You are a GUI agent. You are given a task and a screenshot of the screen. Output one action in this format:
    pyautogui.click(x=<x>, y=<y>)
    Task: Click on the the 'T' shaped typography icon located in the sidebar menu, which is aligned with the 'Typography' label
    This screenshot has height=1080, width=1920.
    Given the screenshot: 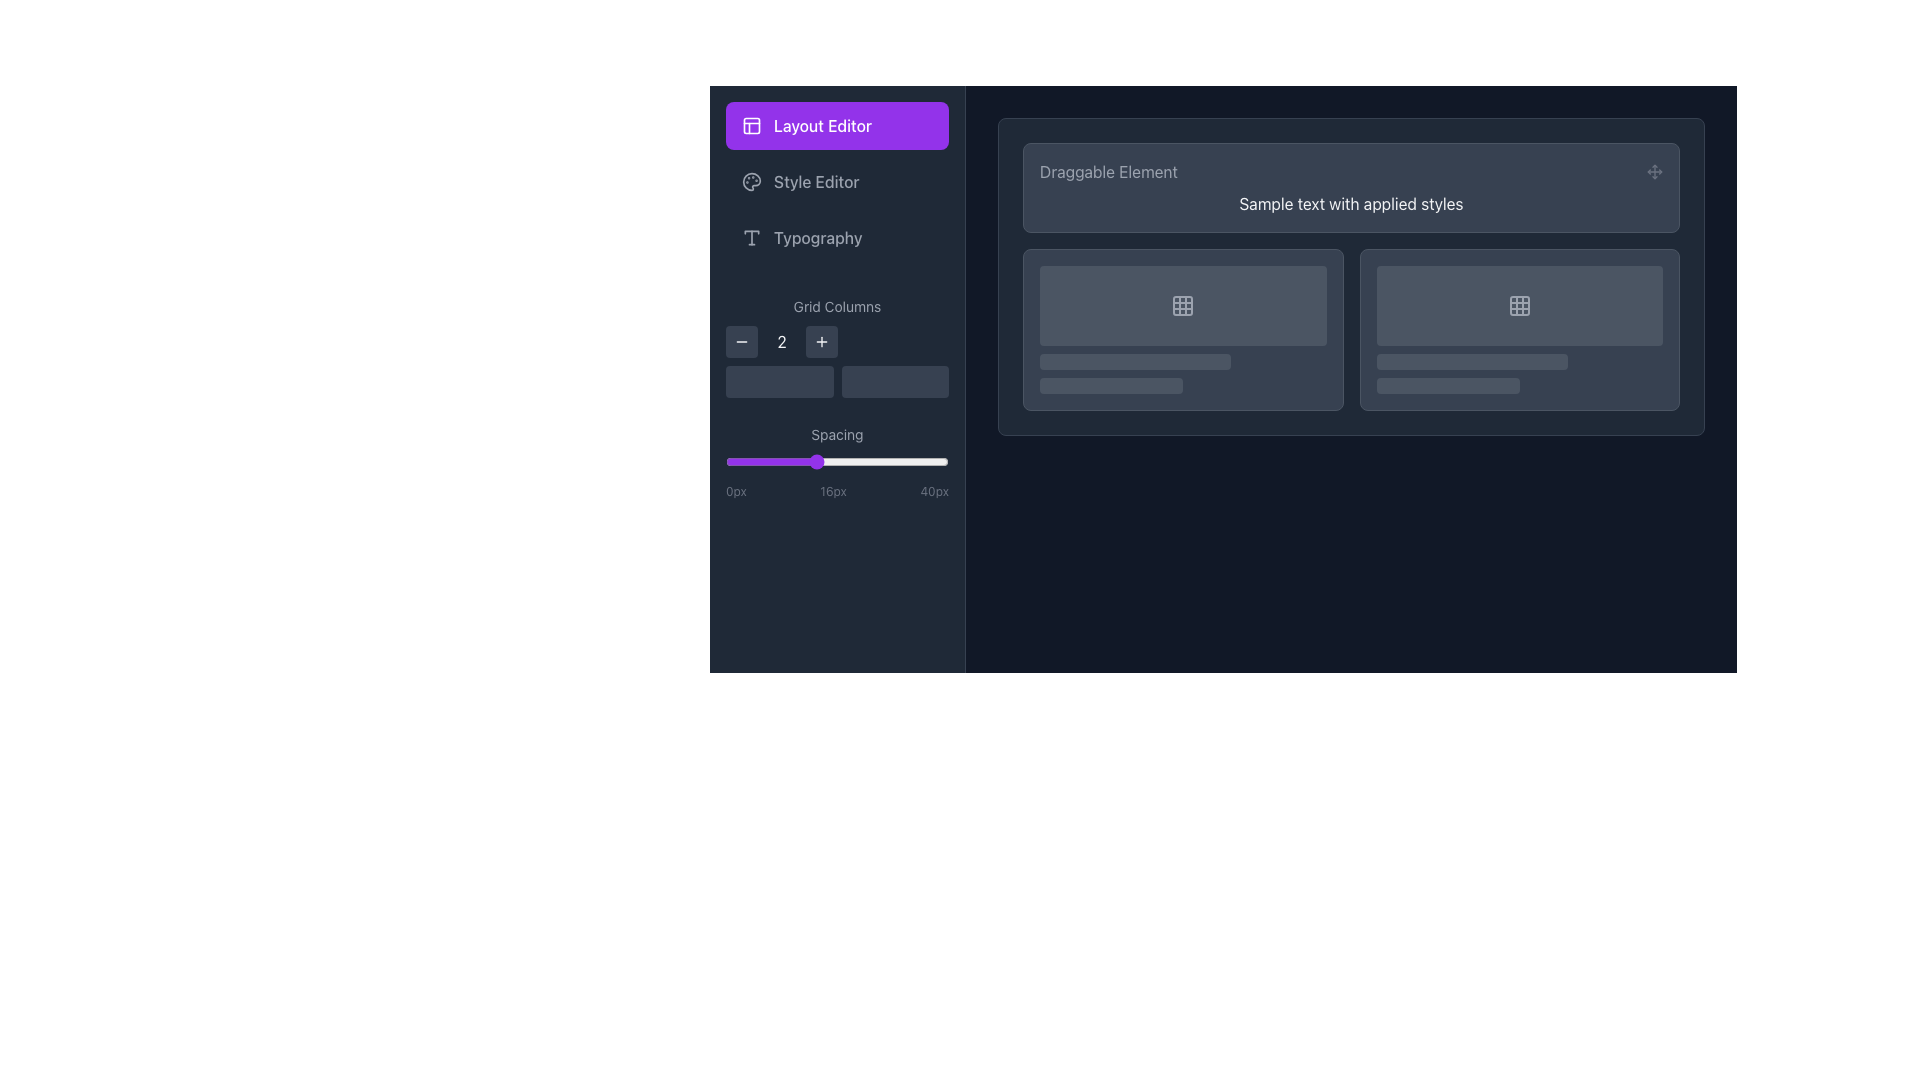 What is the action you would take?
    pyautogui.click(x=751, y=237)
    